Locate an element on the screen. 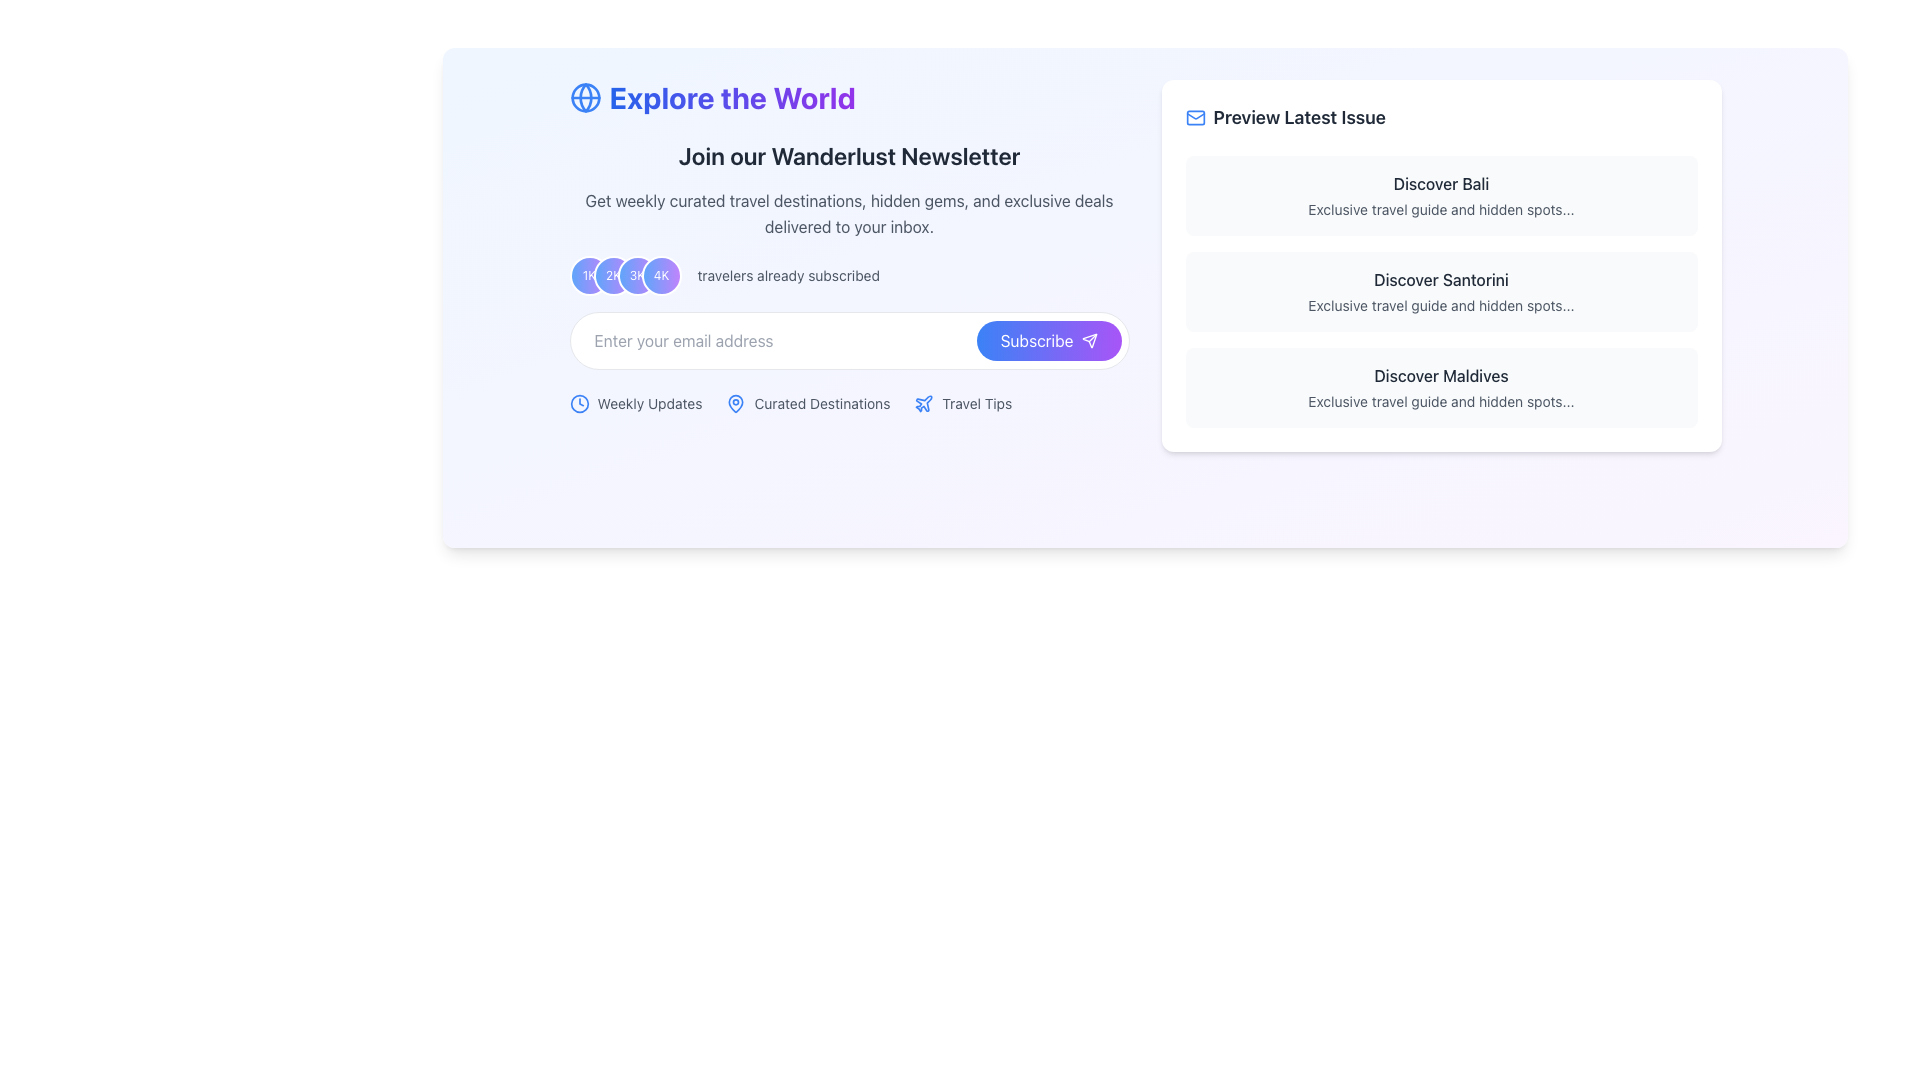 This screenshot has width=1920, height=1080. the second informational card about Santorini, which is located under 'Discover Bali' and above 'Discover Maldives' in the 'Preview Latest Issue' section is located at coordinates (1441, 292).